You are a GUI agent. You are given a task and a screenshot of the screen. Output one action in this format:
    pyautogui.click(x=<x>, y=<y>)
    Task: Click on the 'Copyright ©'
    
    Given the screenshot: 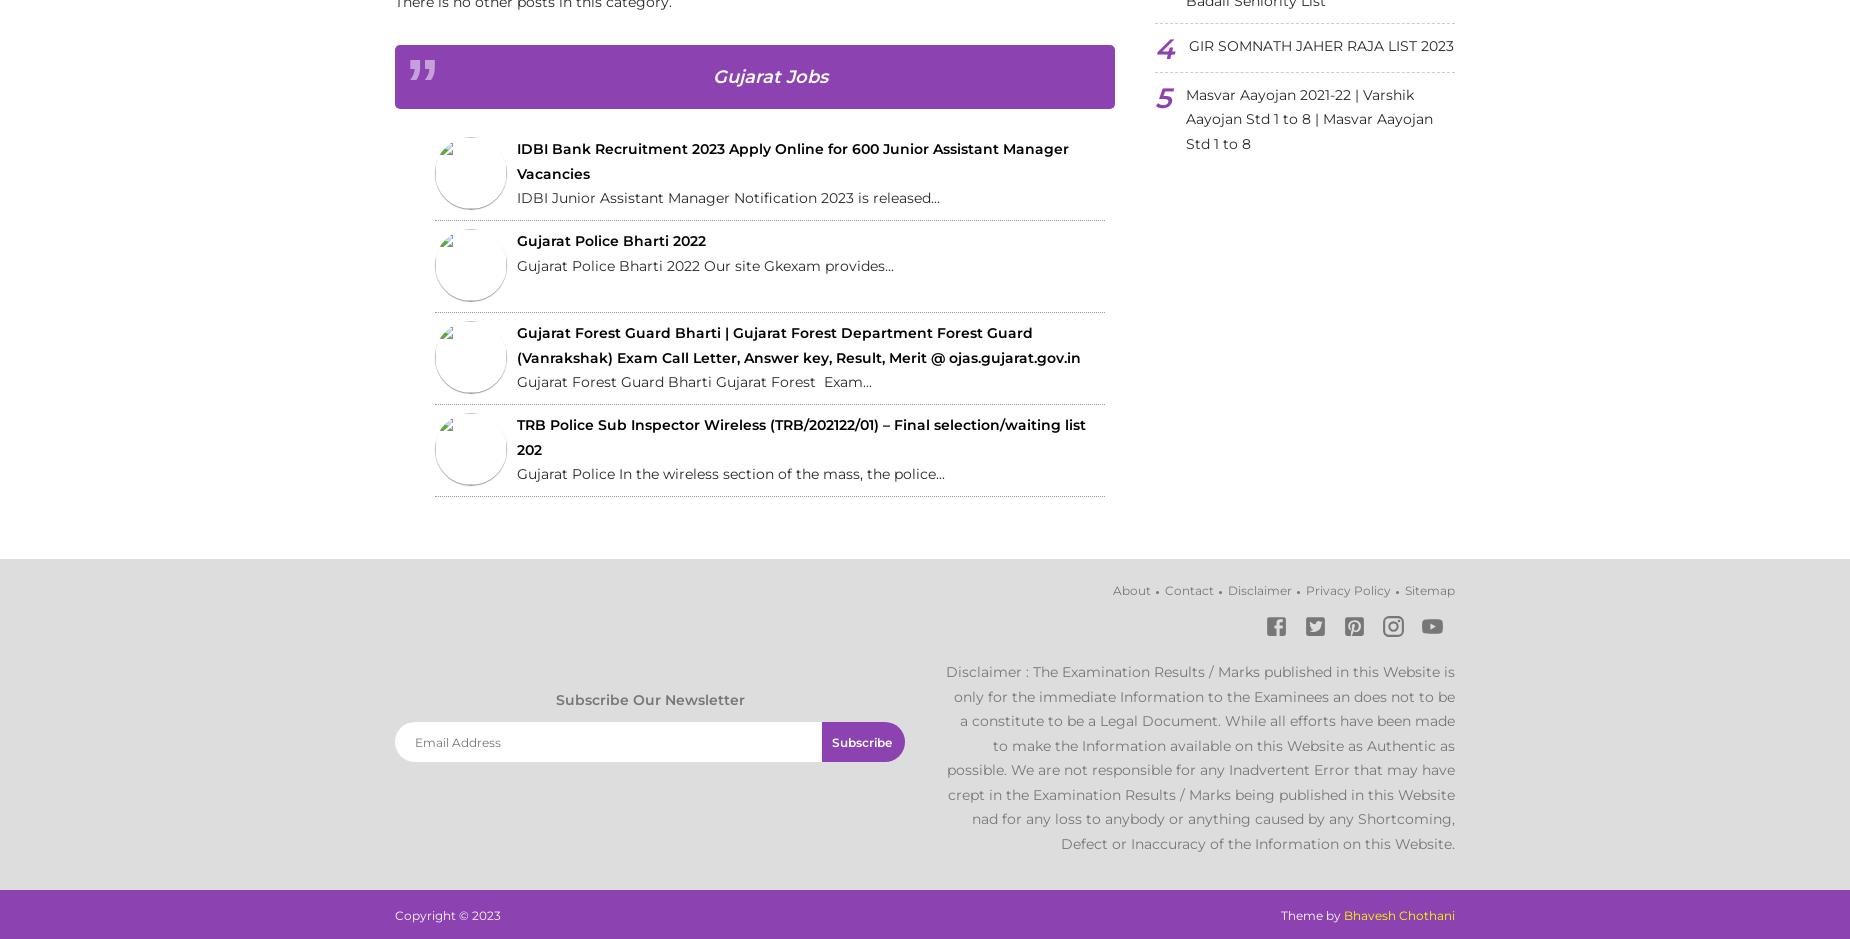 What is the action you would take?
    pyautogui.click(x=393, y=914)
    